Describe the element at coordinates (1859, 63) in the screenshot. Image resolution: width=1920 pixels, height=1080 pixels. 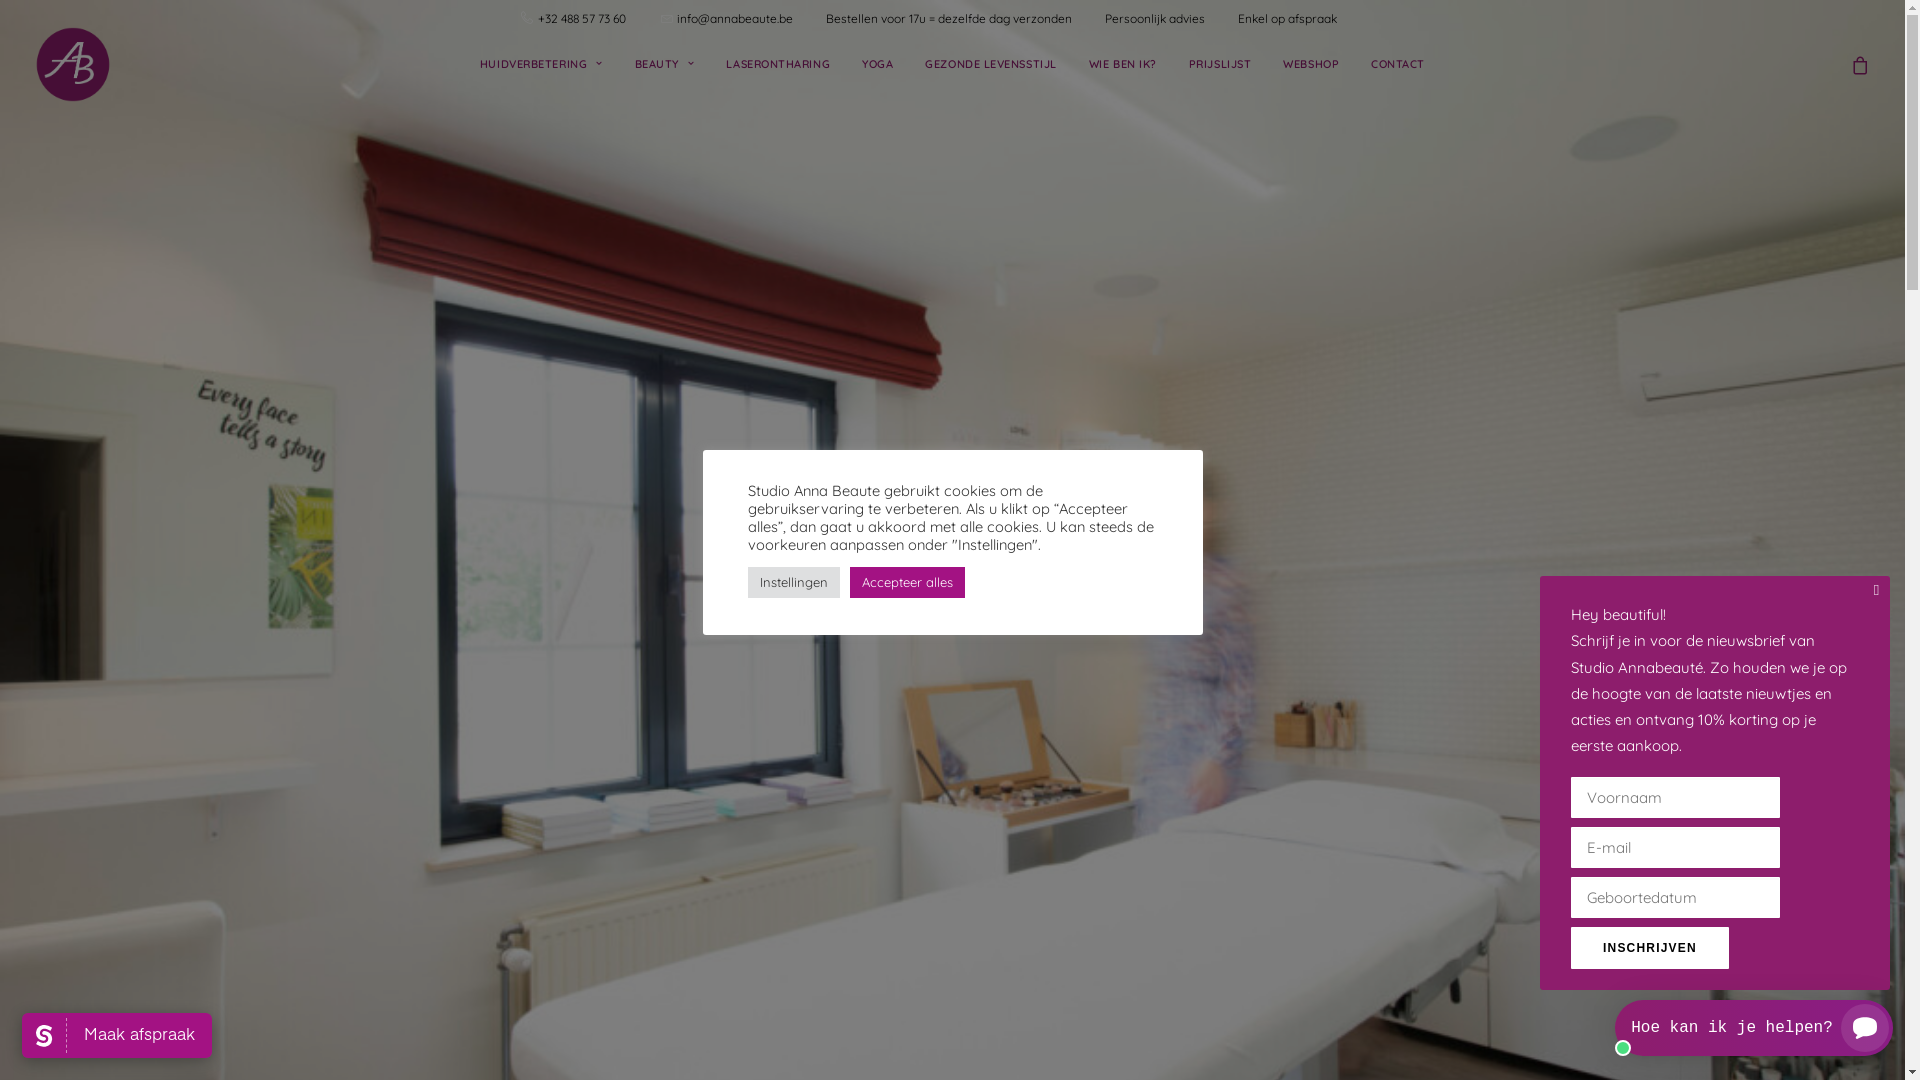
I see `'cart'` at that location.